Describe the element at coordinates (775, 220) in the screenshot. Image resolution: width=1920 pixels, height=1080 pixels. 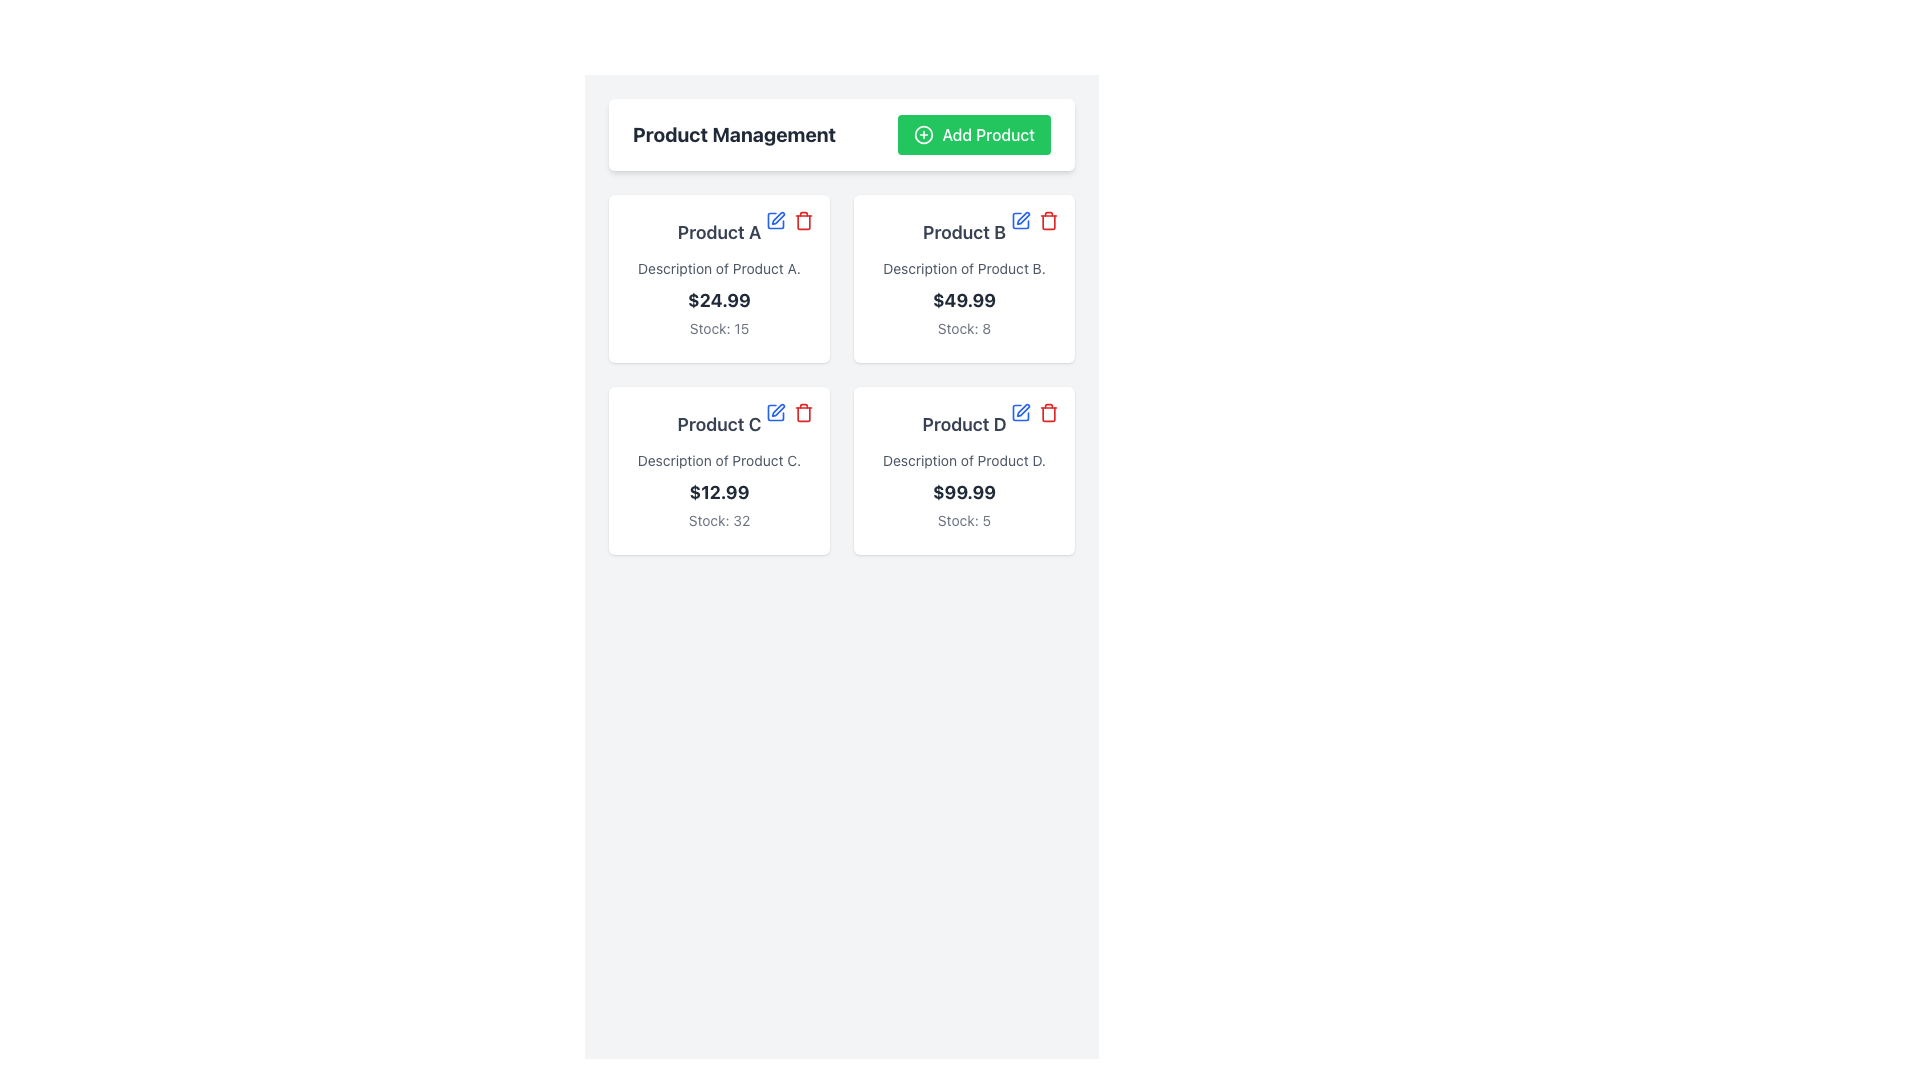
I see `the edit icon button located in the top-right corner of the card layout for 'Product A', adjacent to the red trash can icon` at that location.